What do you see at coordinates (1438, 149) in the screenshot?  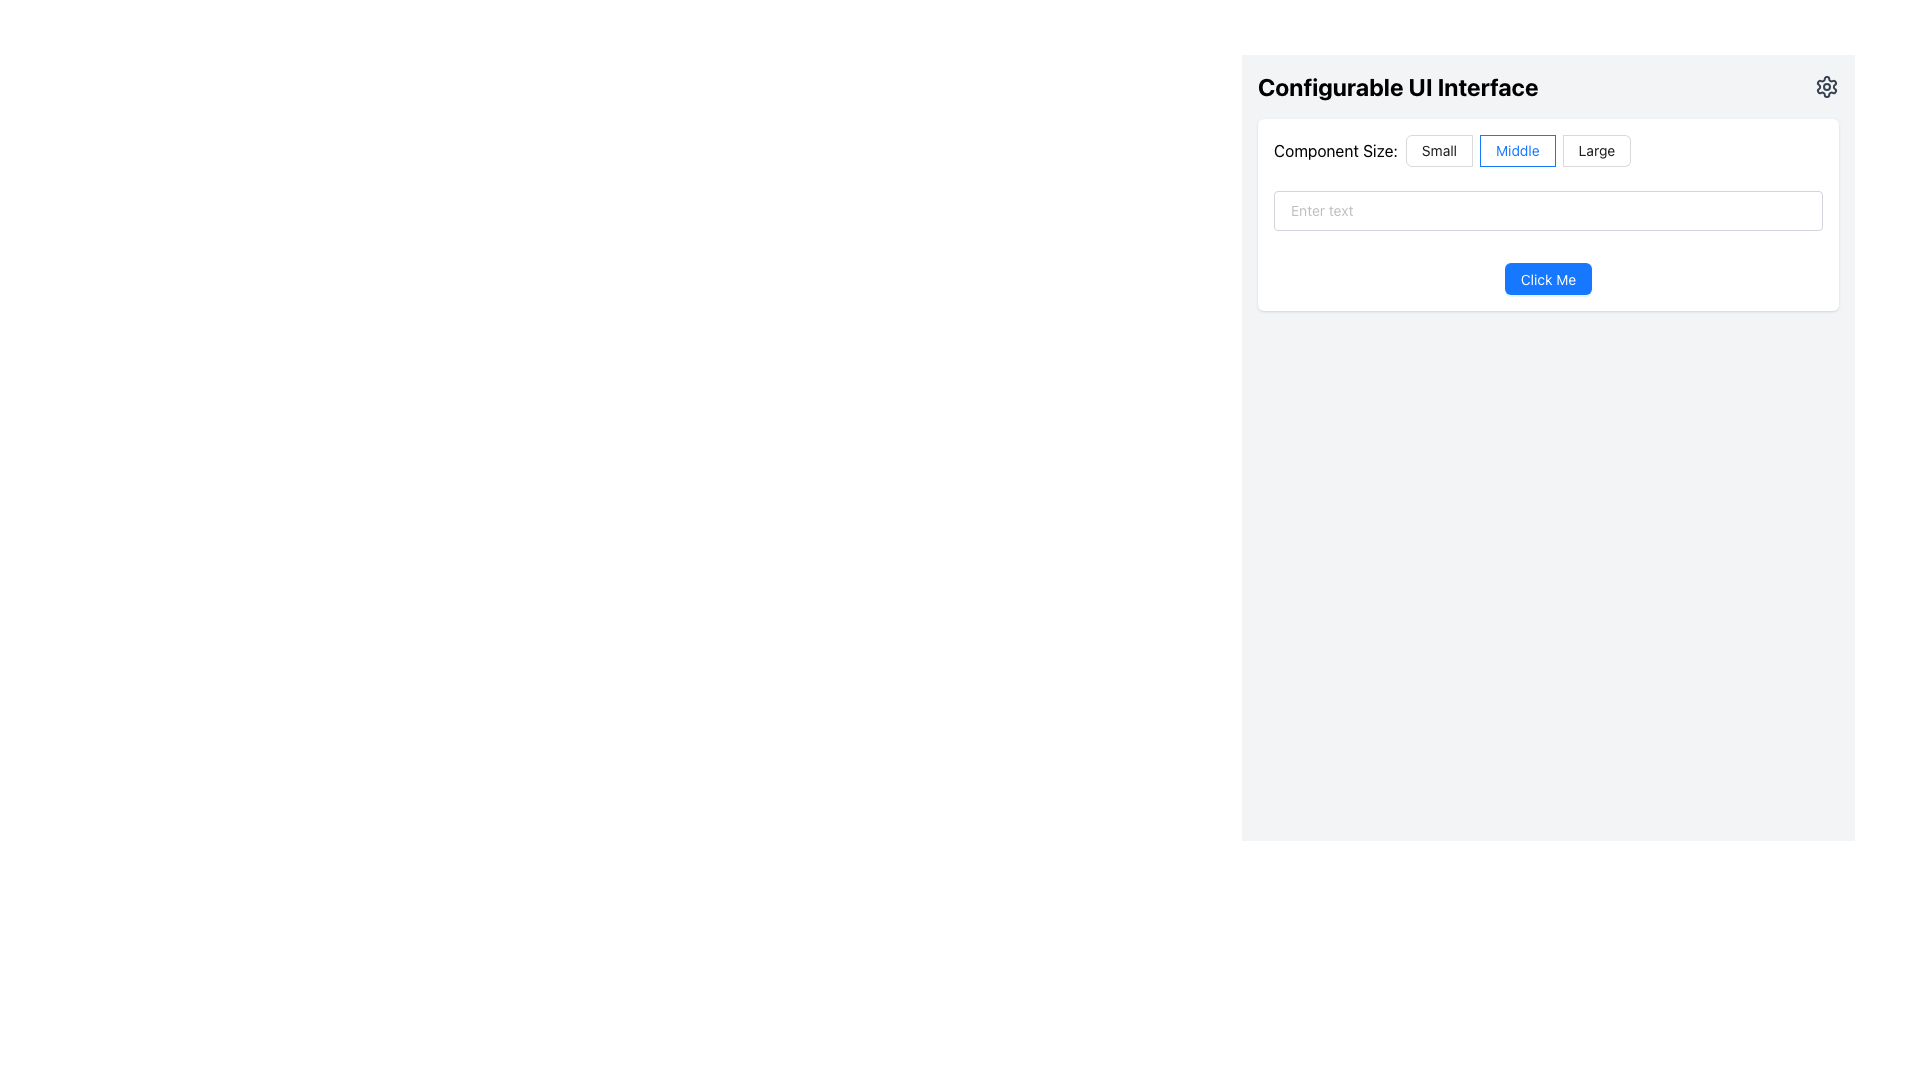 I see `the 'Small' radio button located under the 'Component Size' label by clicking it` at bounding box center [1438, 149].